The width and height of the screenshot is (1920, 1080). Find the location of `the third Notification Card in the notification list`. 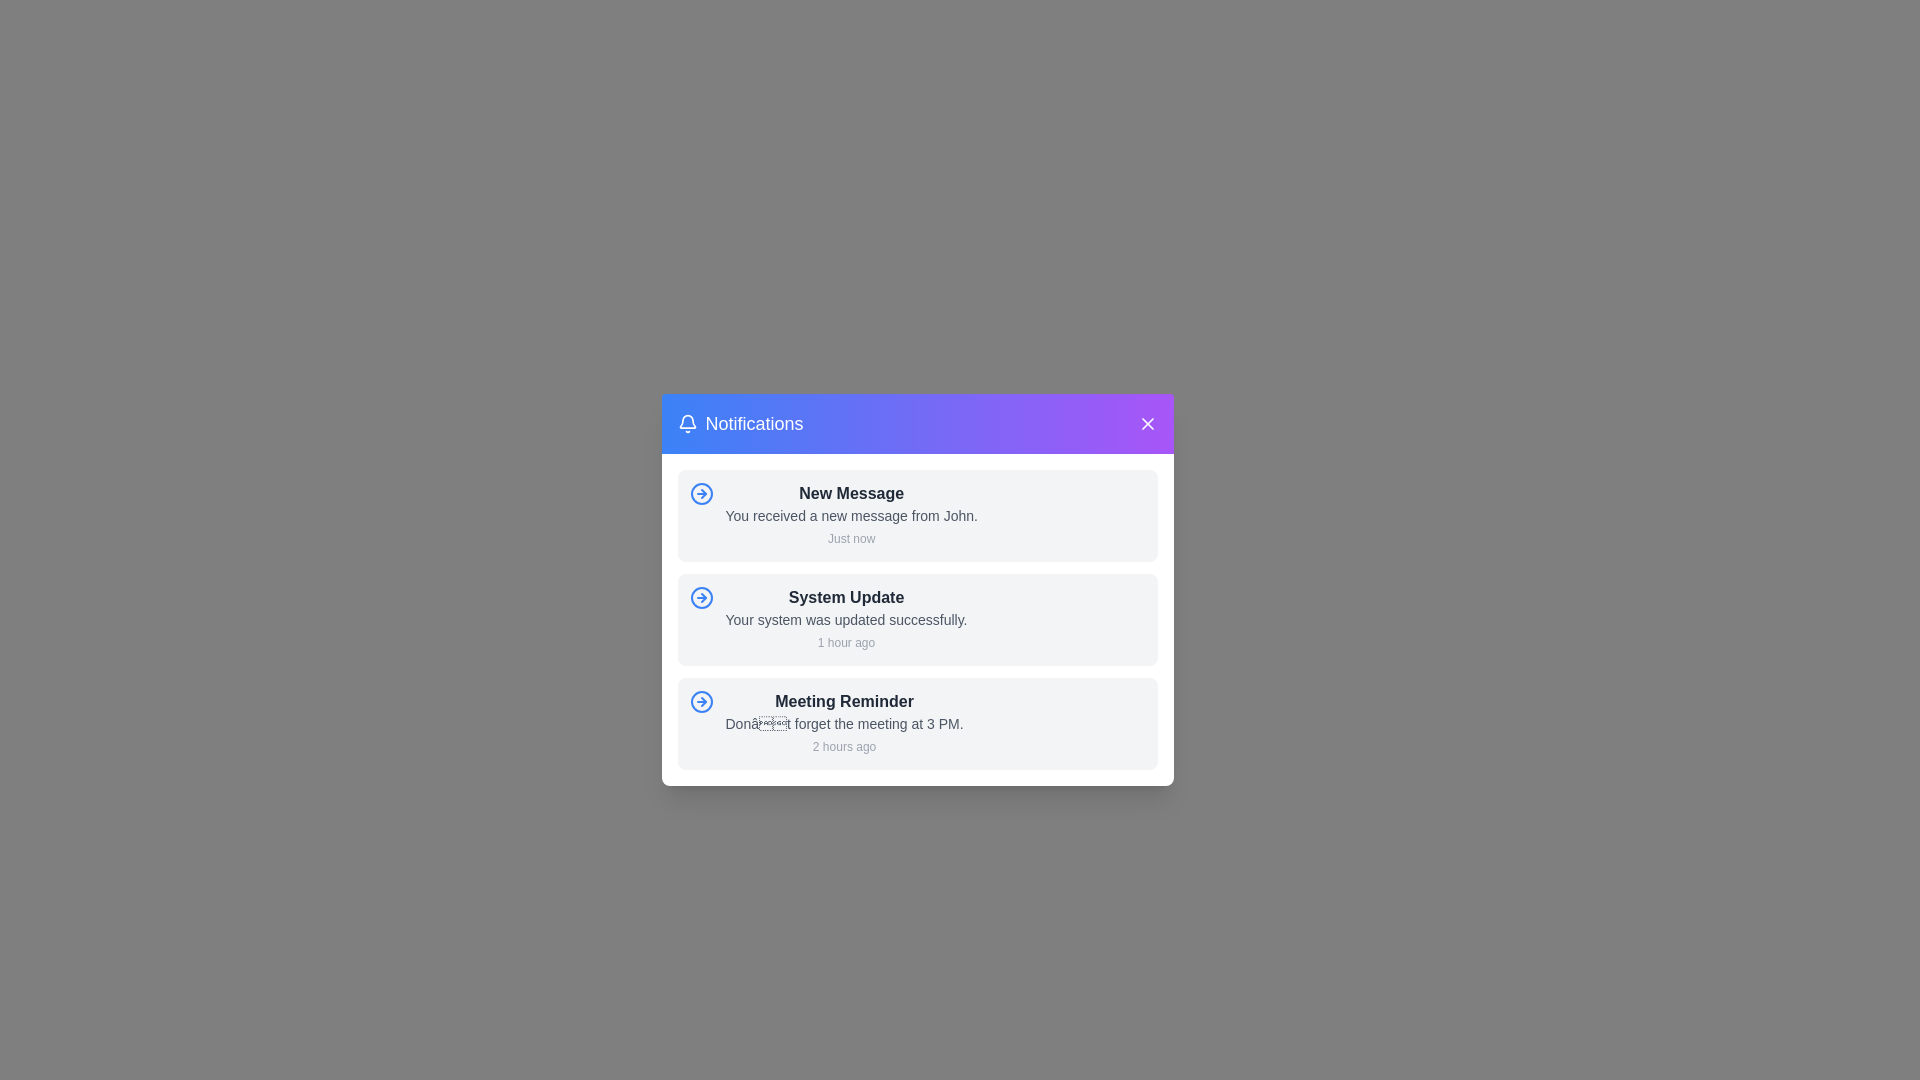

the third Notification Card in the notification list is located at coordinates (844, 724).